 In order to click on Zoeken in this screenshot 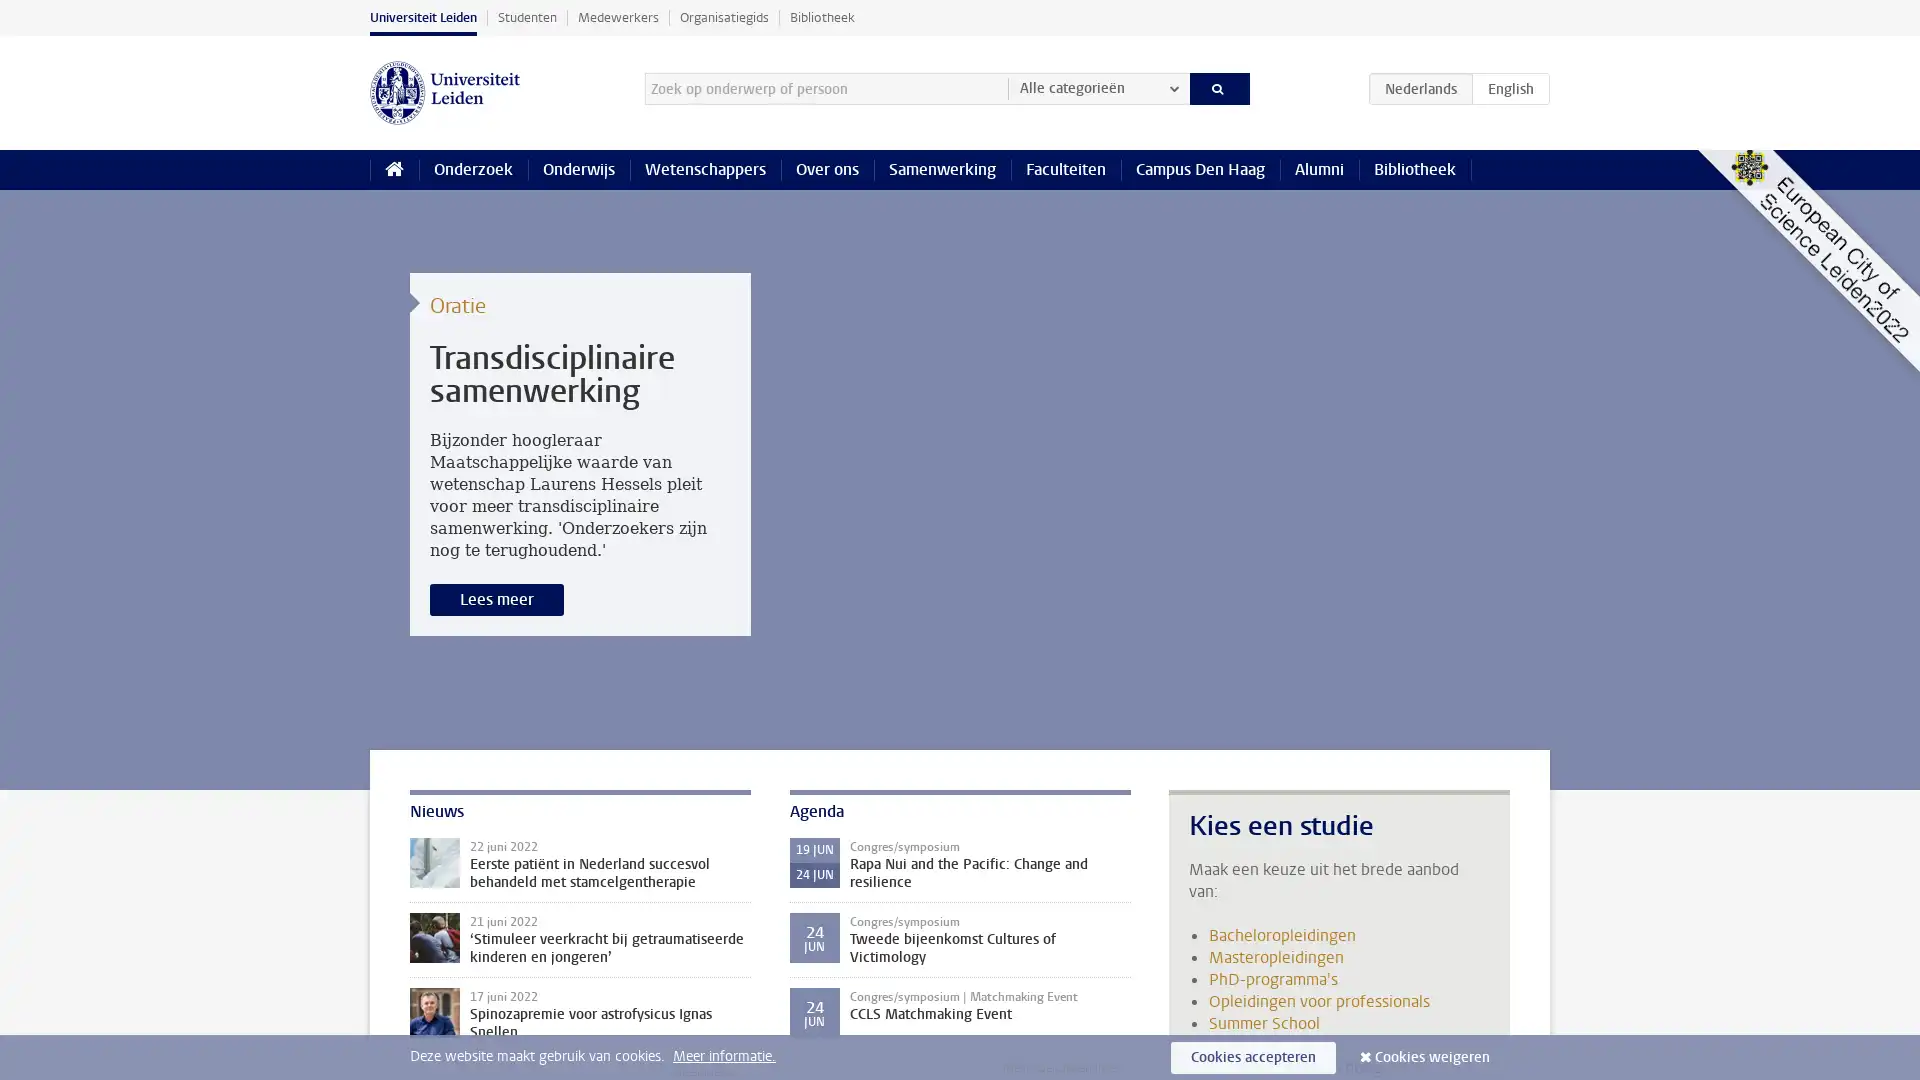, I will do `click(1218, 87)`.